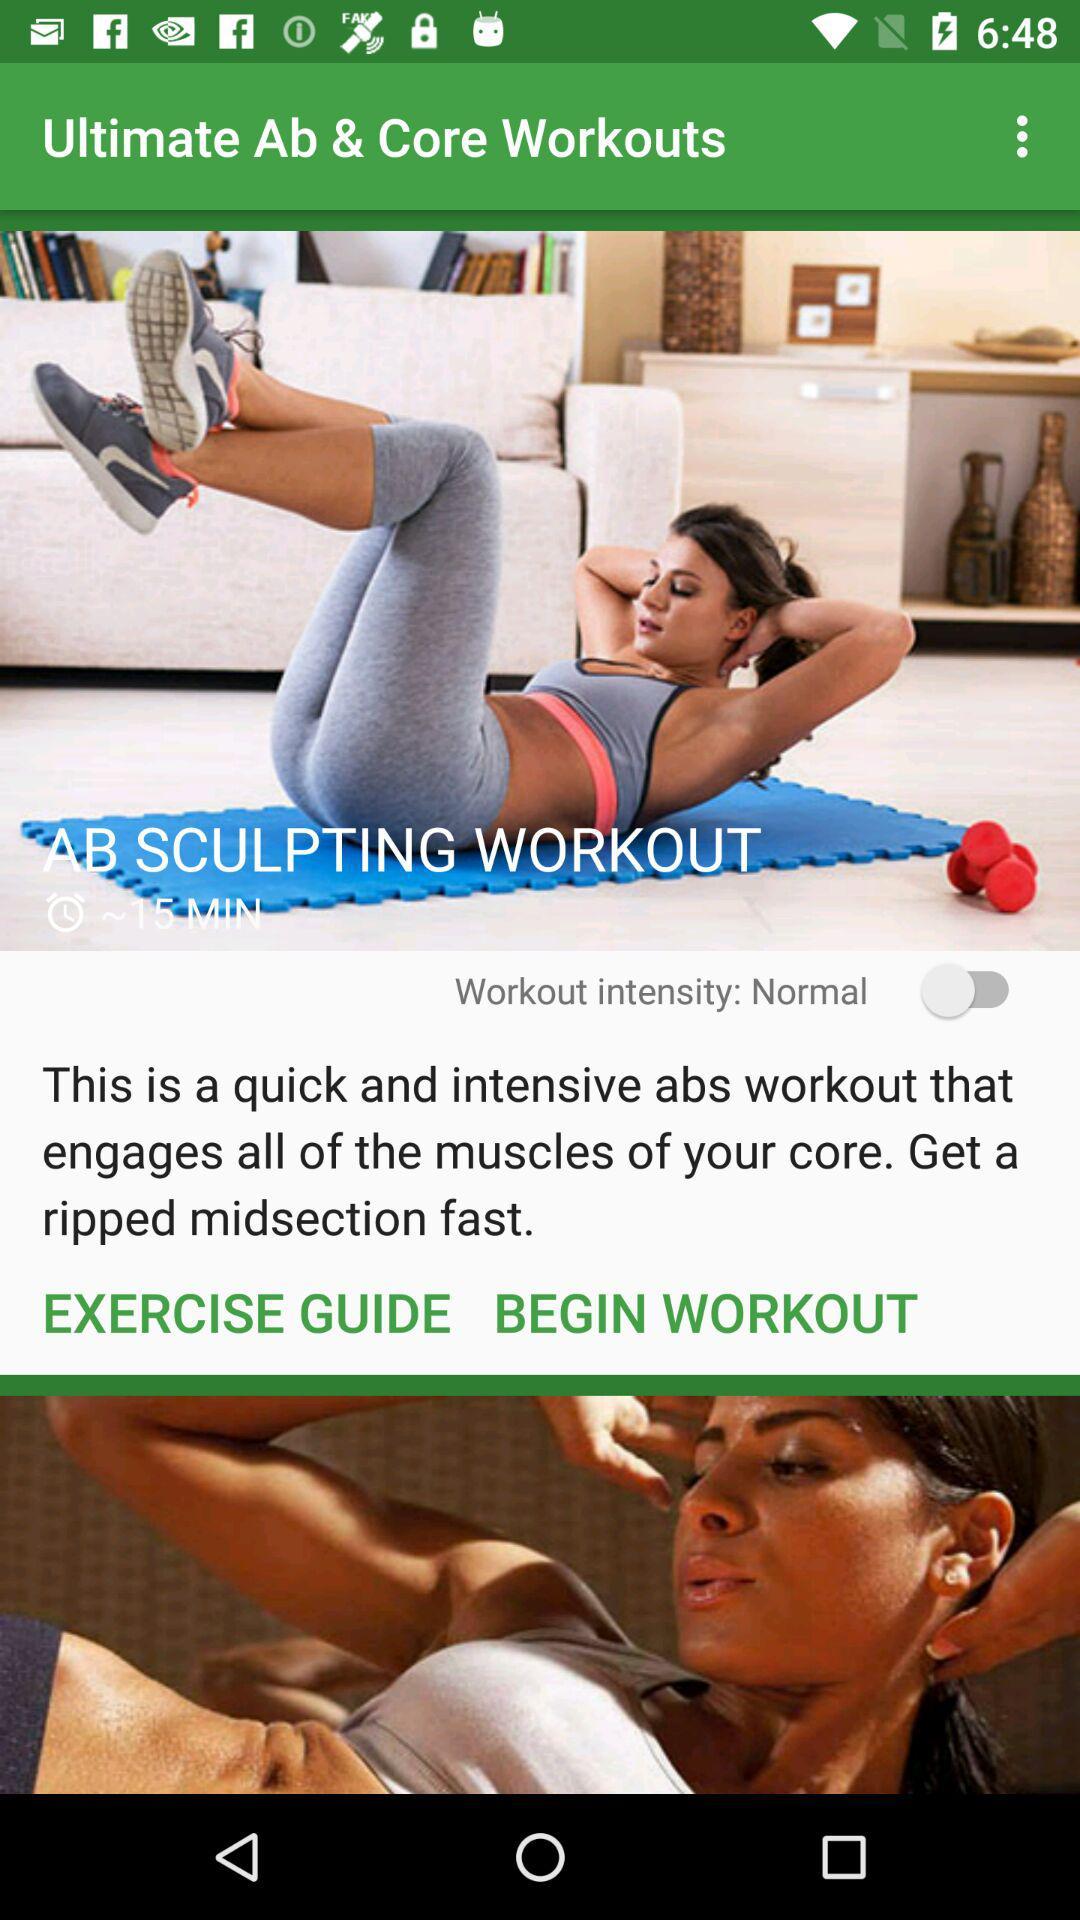  Describe the element at coordinates (1027, 135) in the screenshot. I see `app next to the ultimate ab core item` at that location.